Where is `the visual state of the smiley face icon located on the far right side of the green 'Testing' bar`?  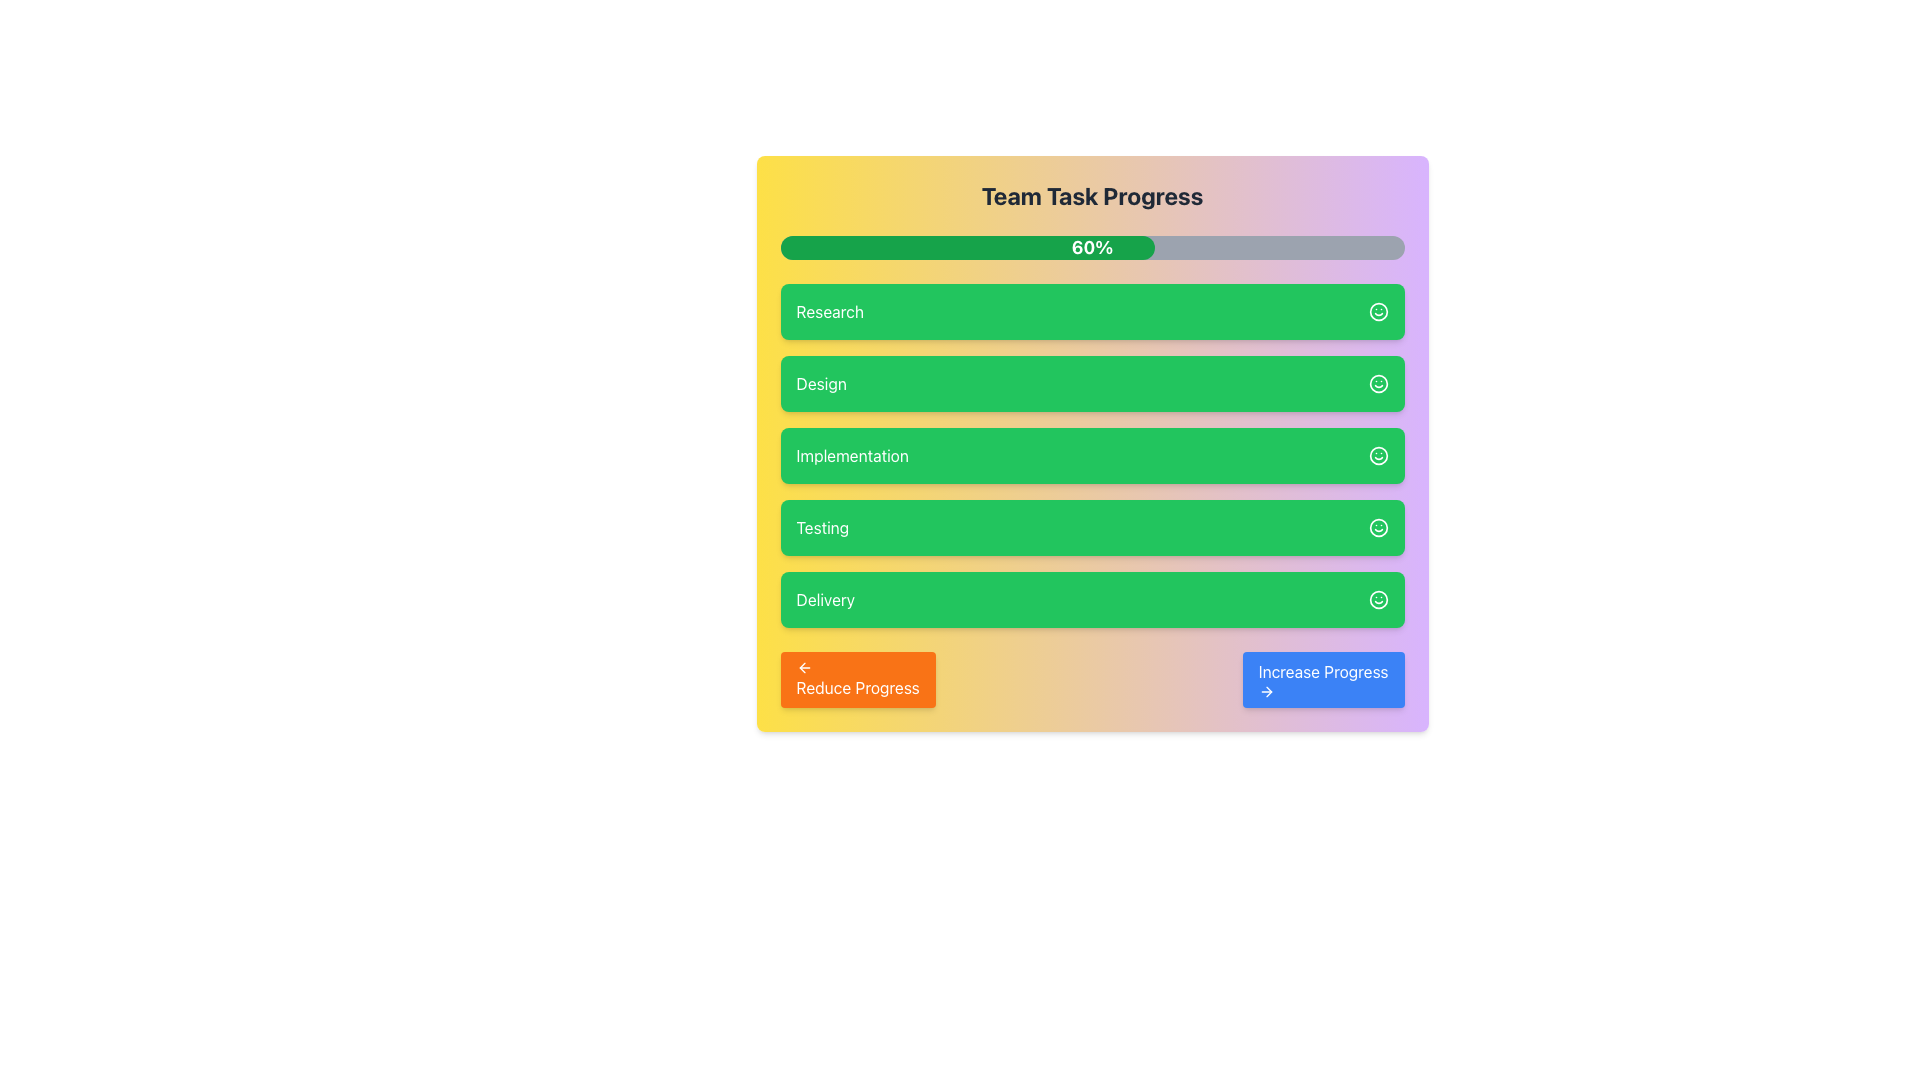 the visual state of the smiley face icon located on the far right side of the green 'Testing' bar is located at coordinates (1377, 527).